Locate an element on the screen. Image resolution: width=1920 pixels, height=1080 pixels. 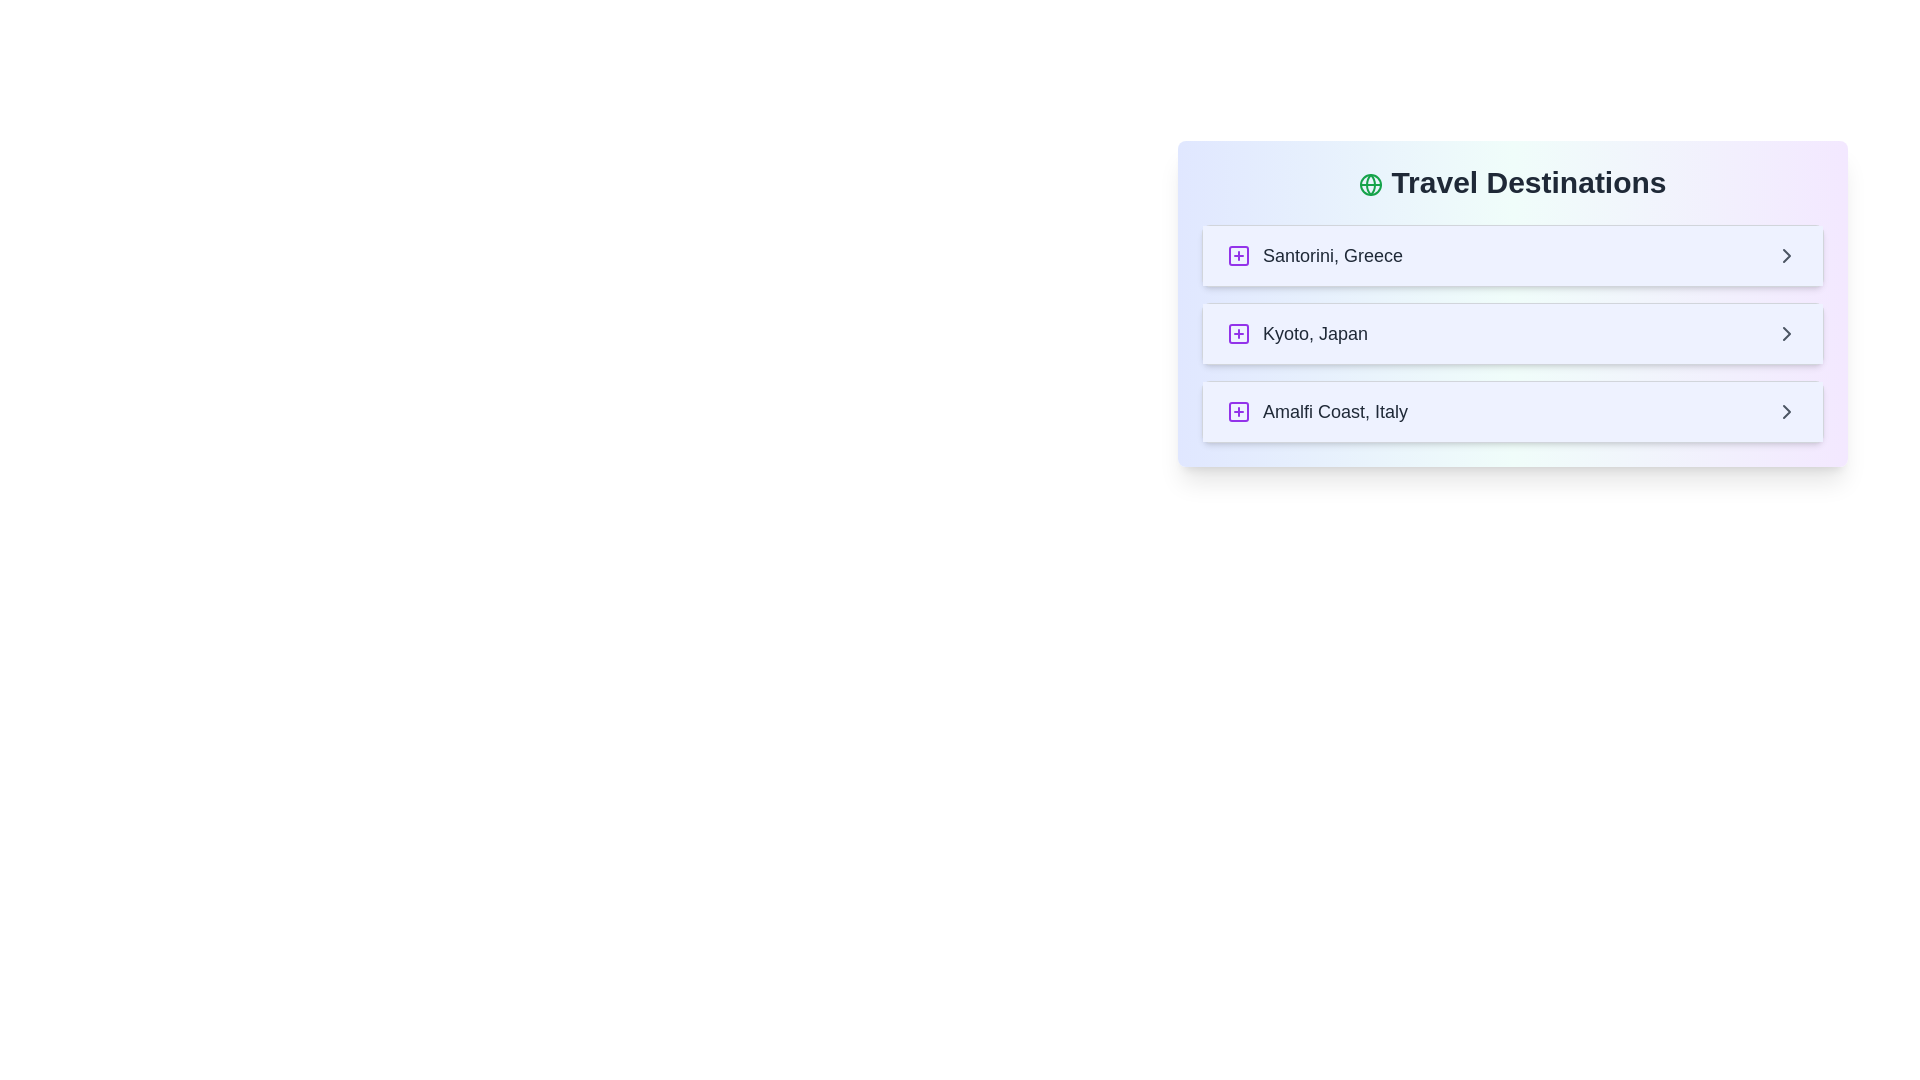
the label displaying 'Amalfi Coast, Italy', which is the third entry in a list of travel destinations, located at the bottom of the list is located at coordinates (1335, 411).